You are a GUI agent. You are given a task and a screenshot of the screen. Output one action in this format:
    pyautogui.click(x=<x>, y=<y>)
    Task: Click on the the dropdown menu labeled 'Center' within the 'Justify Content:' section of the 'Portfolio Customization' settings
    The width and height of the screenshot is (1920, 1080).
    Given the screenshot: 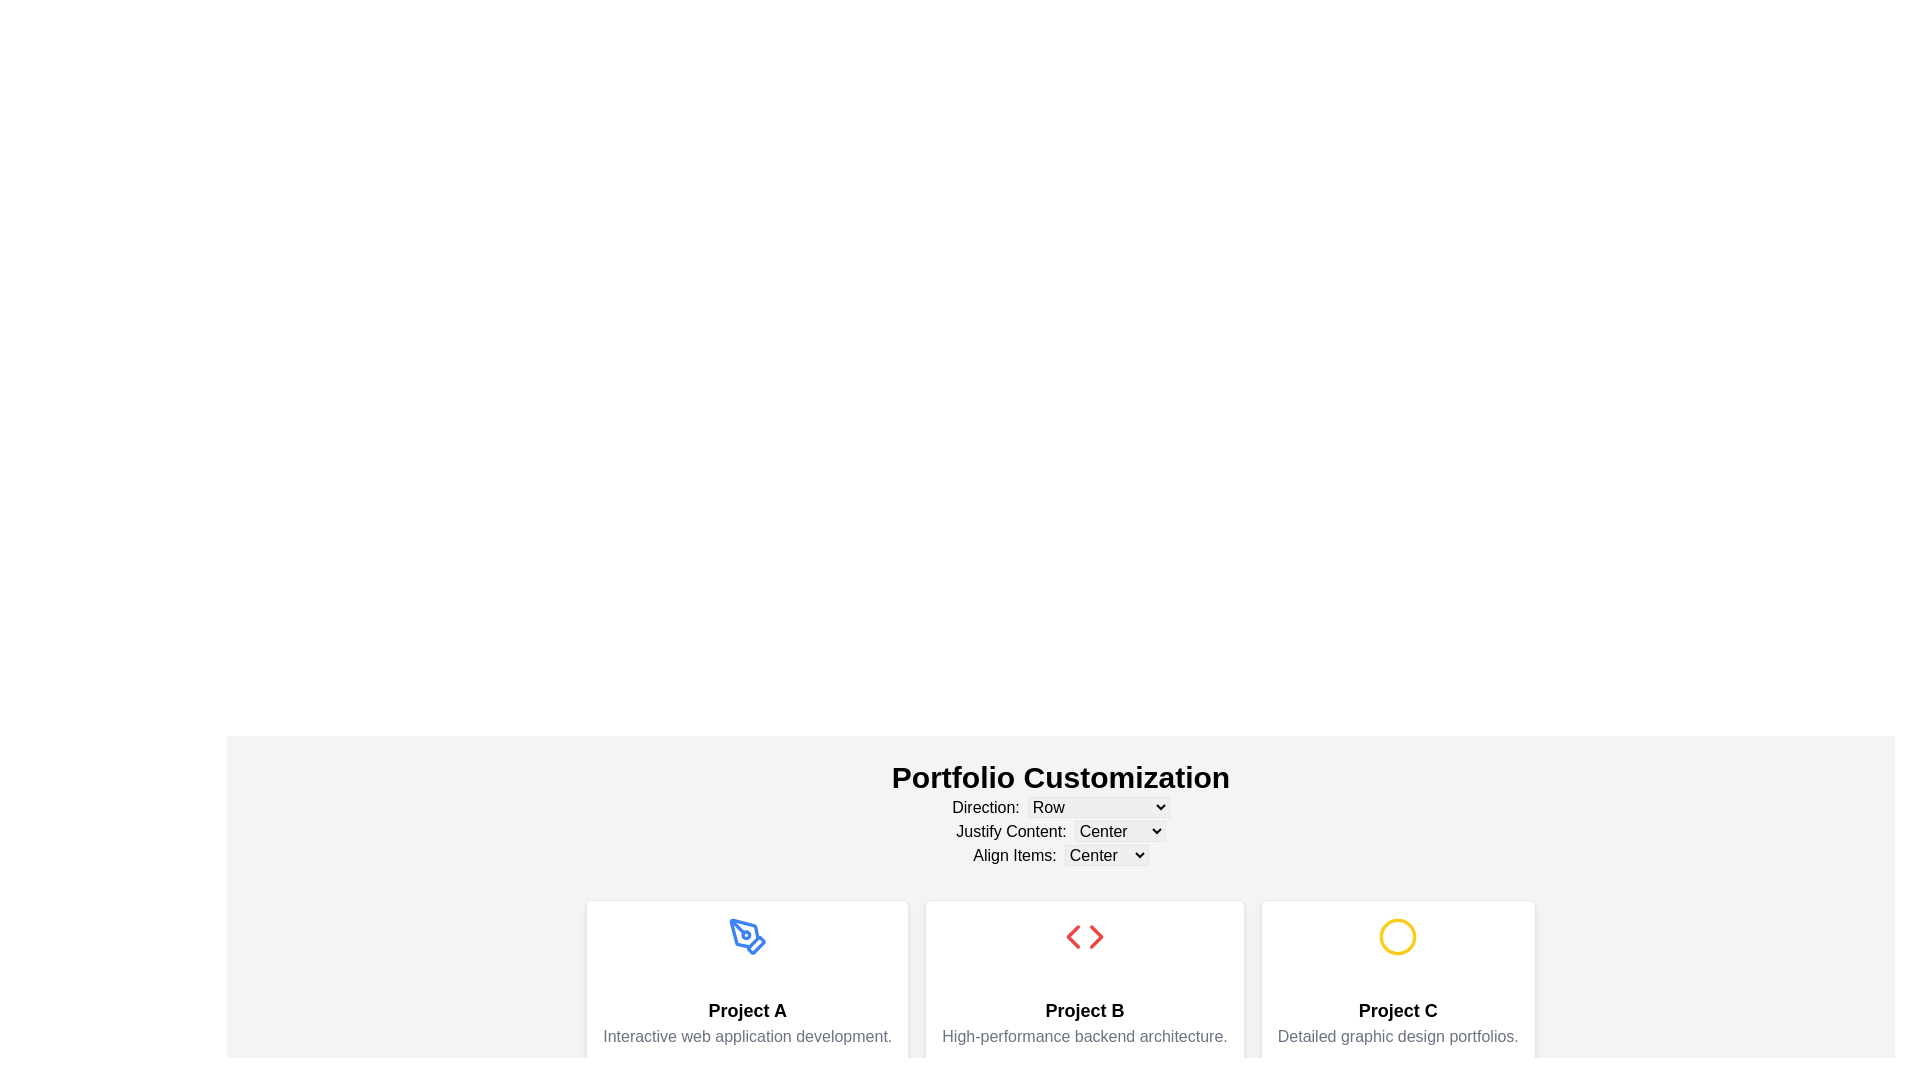 What is the action you would take?
    pyautogui.click(x=1120, y=831)
    